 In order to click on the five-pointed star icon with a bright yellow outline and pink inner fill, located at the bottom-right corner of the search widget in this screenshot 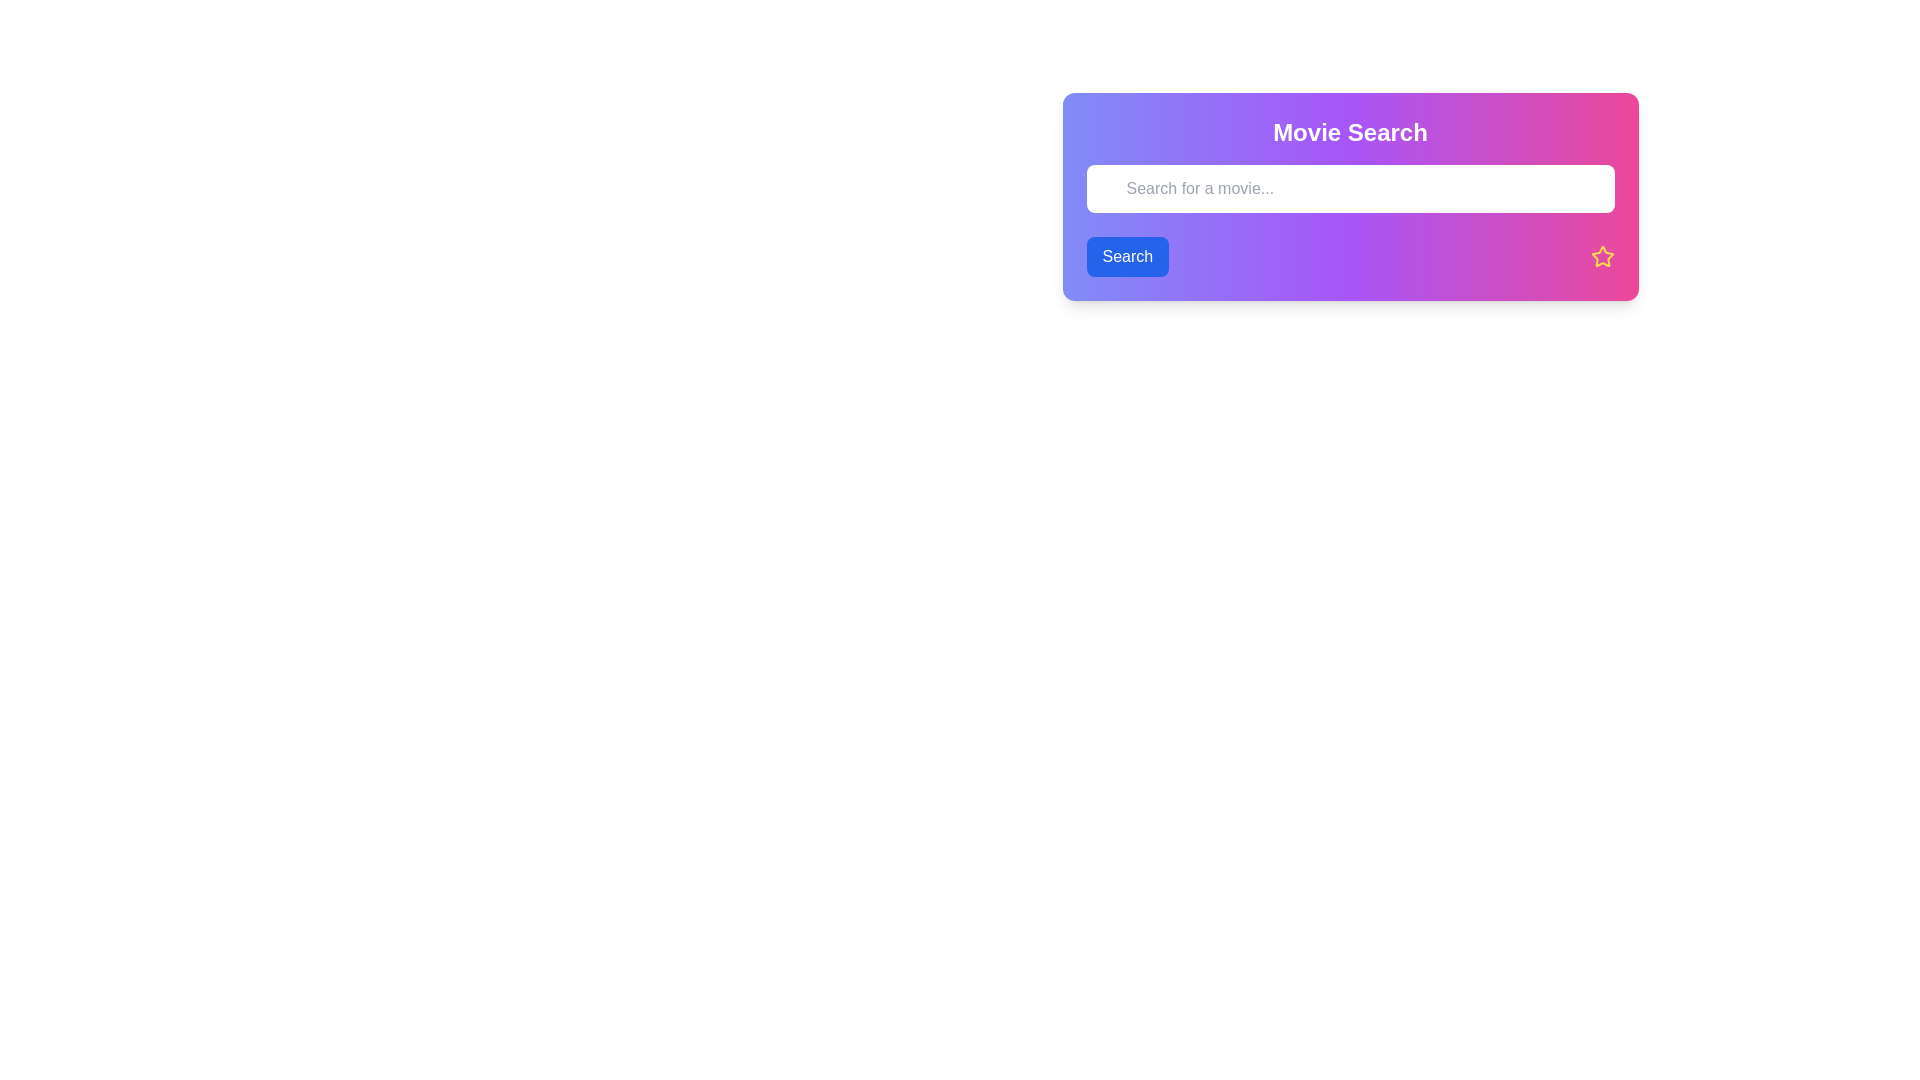, I will do `click(1602, 254)`.